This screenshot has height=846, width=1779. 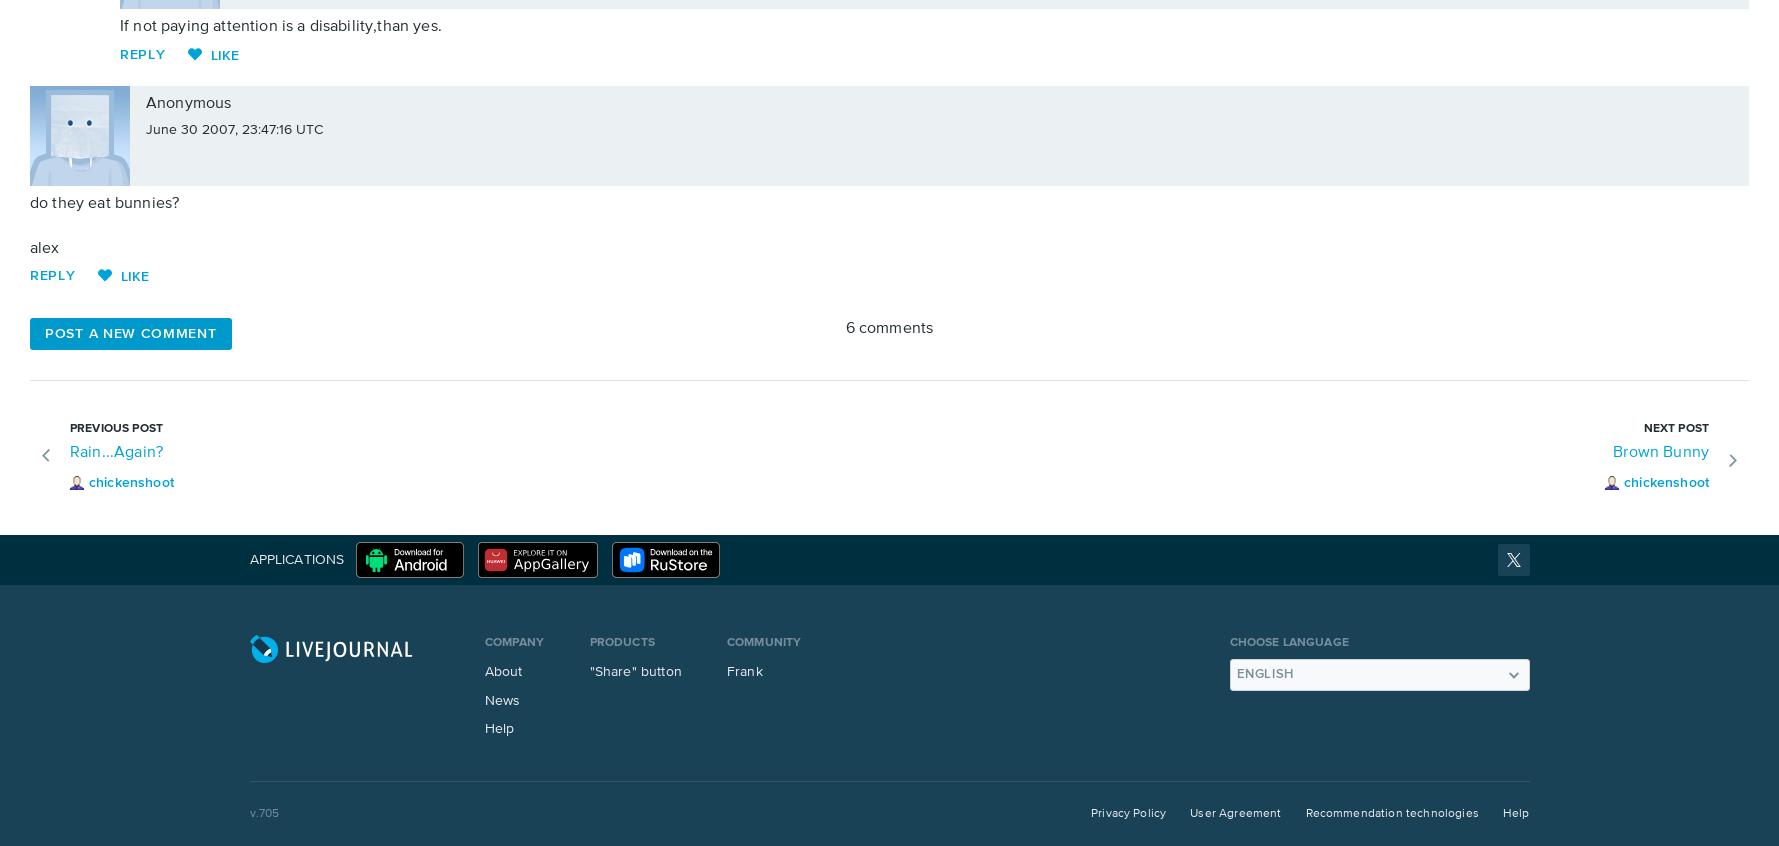 What do you see at coordinates (115, 426) in the screenshot?
I see `'Previous post'` at bounding box center [115, 426].